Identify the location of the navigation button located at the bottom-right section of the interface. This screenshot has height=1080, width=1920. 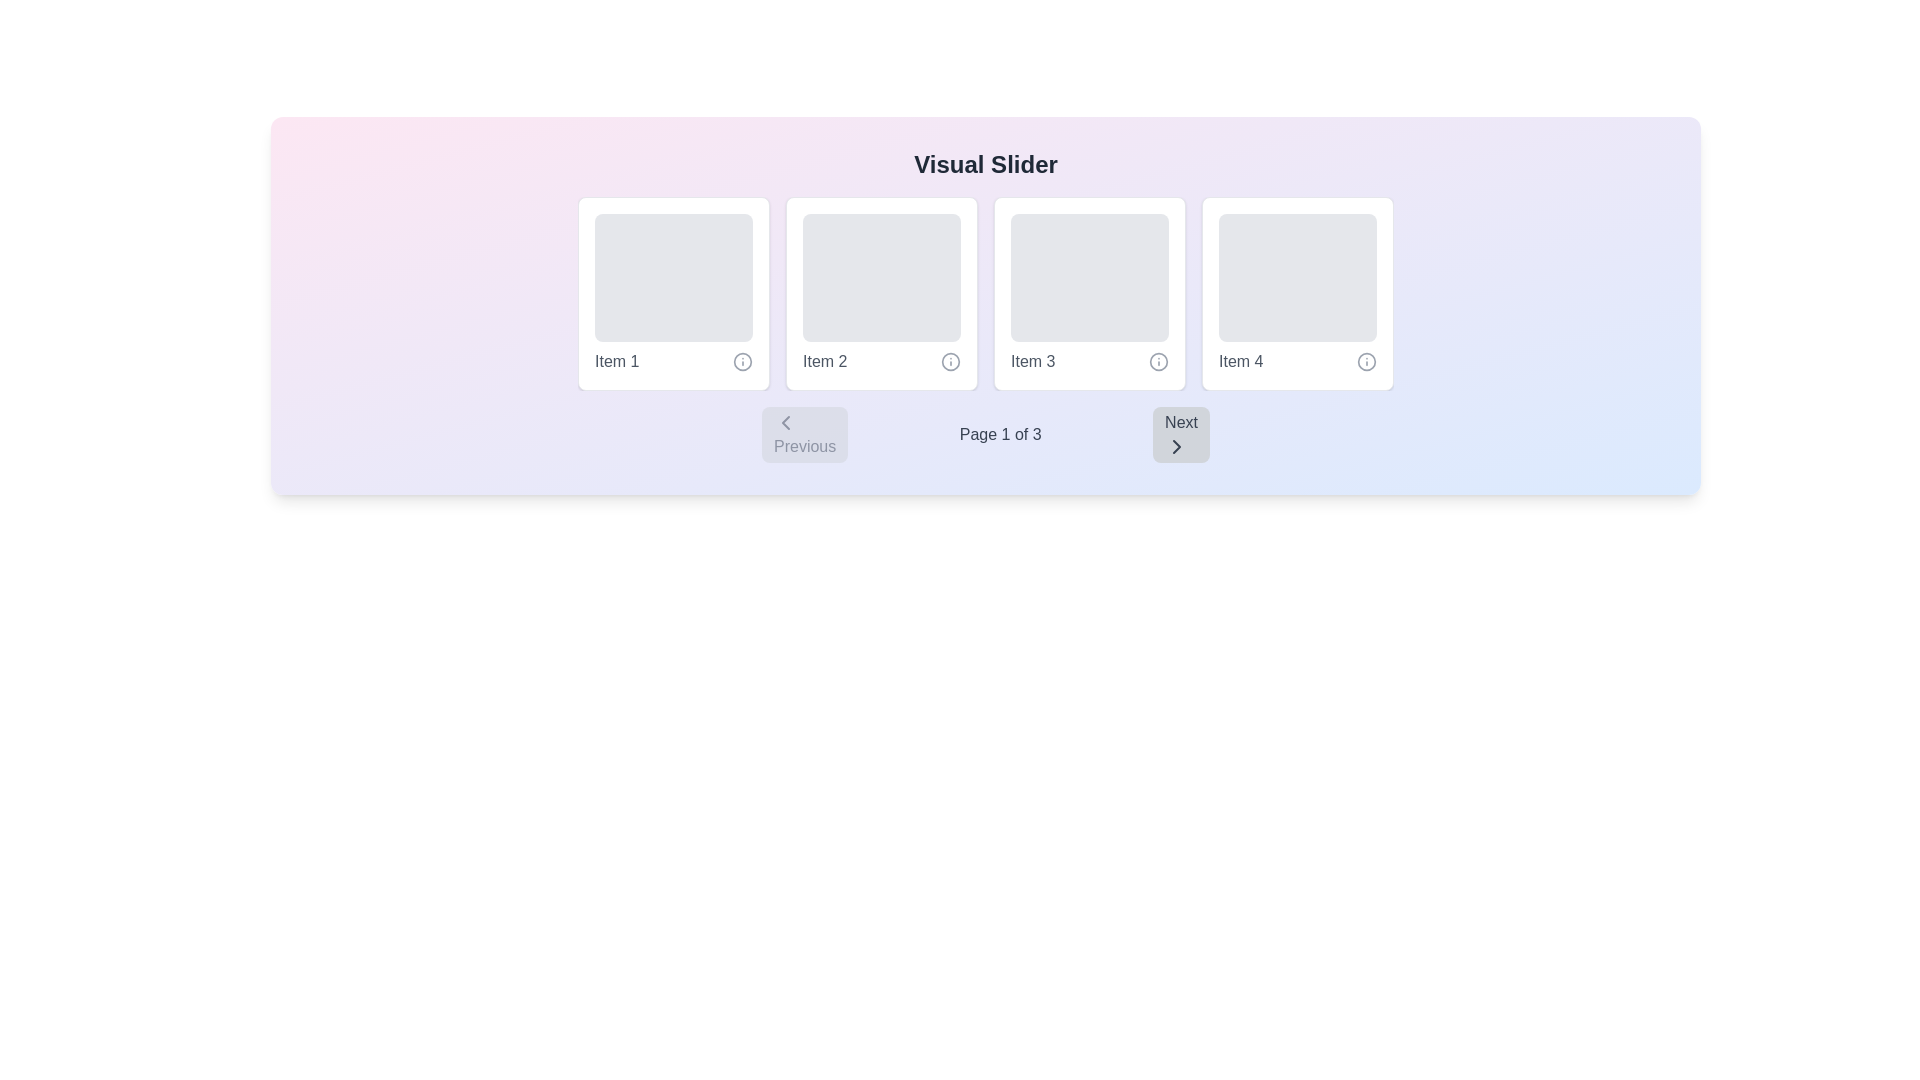
(1181, 434).